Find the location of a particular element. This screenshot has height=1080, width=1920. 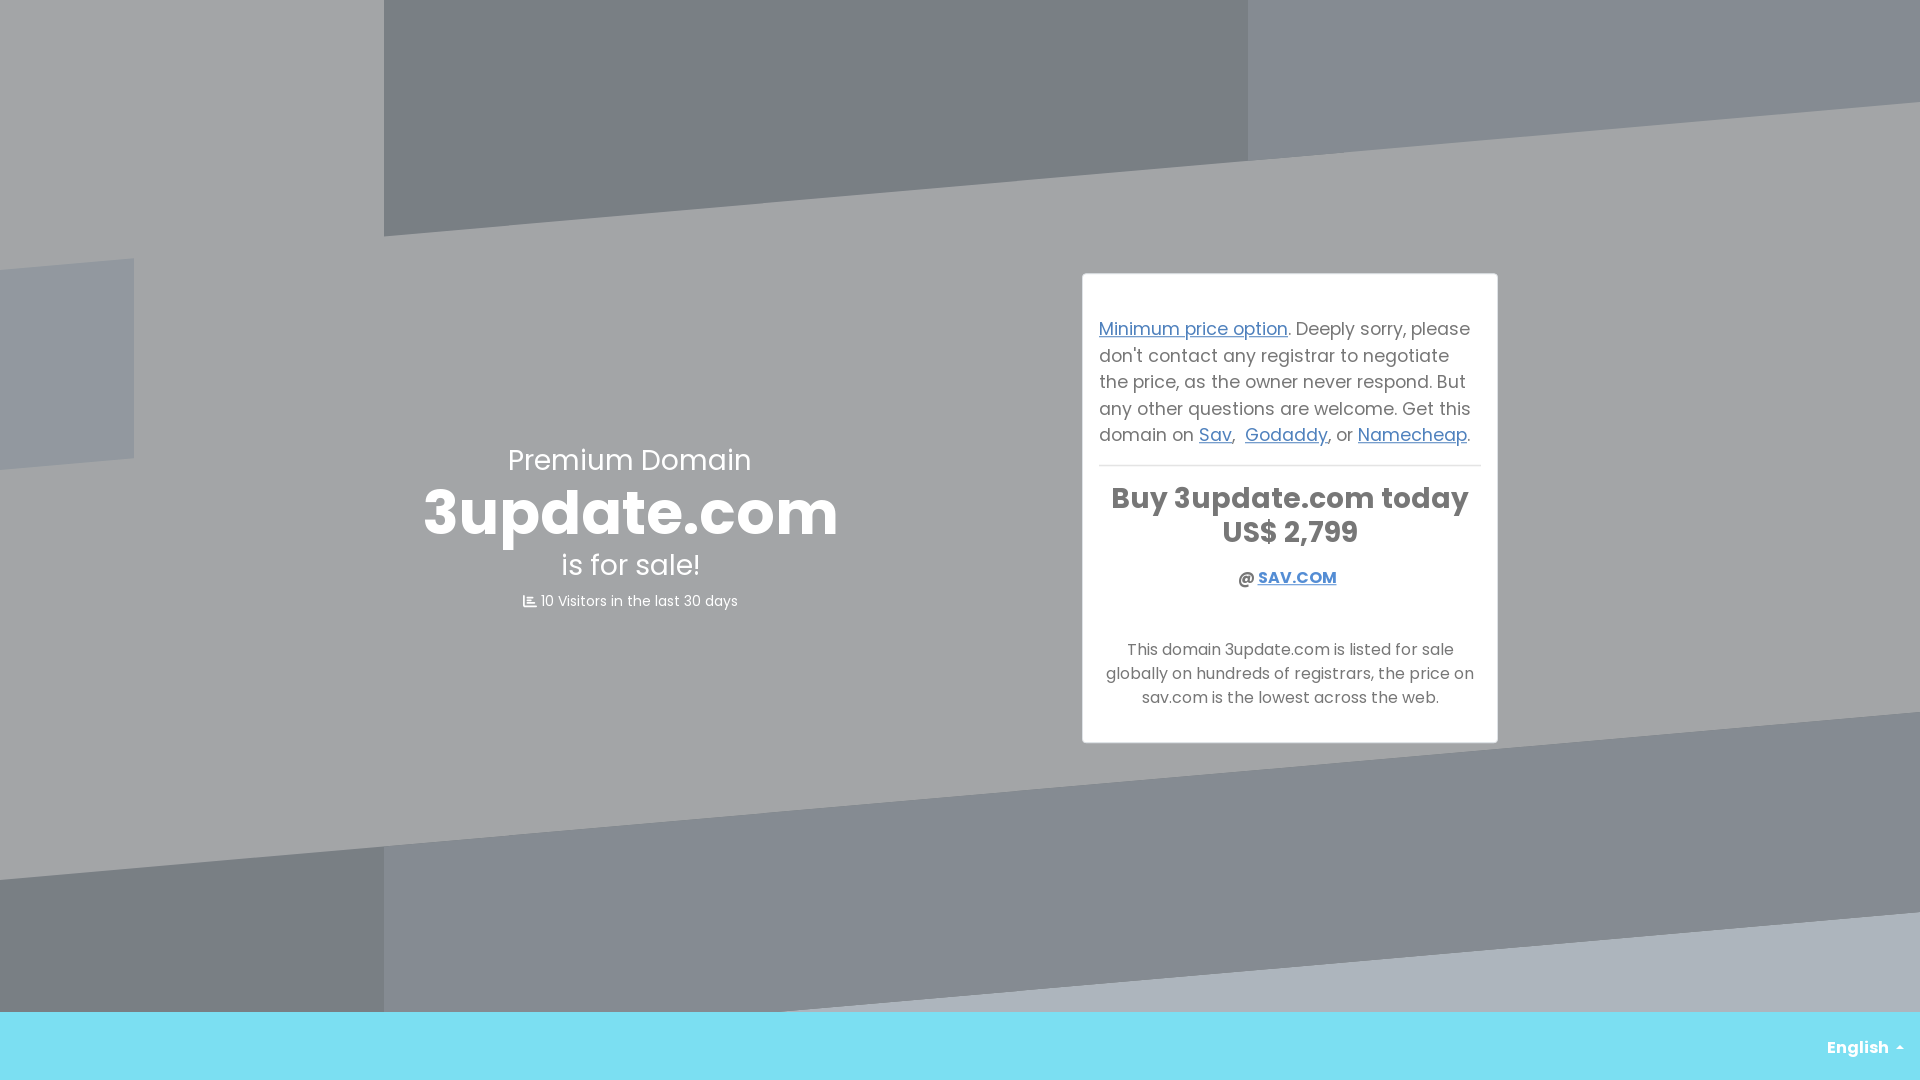

'Sav' is located at coordinates (1214, 434).